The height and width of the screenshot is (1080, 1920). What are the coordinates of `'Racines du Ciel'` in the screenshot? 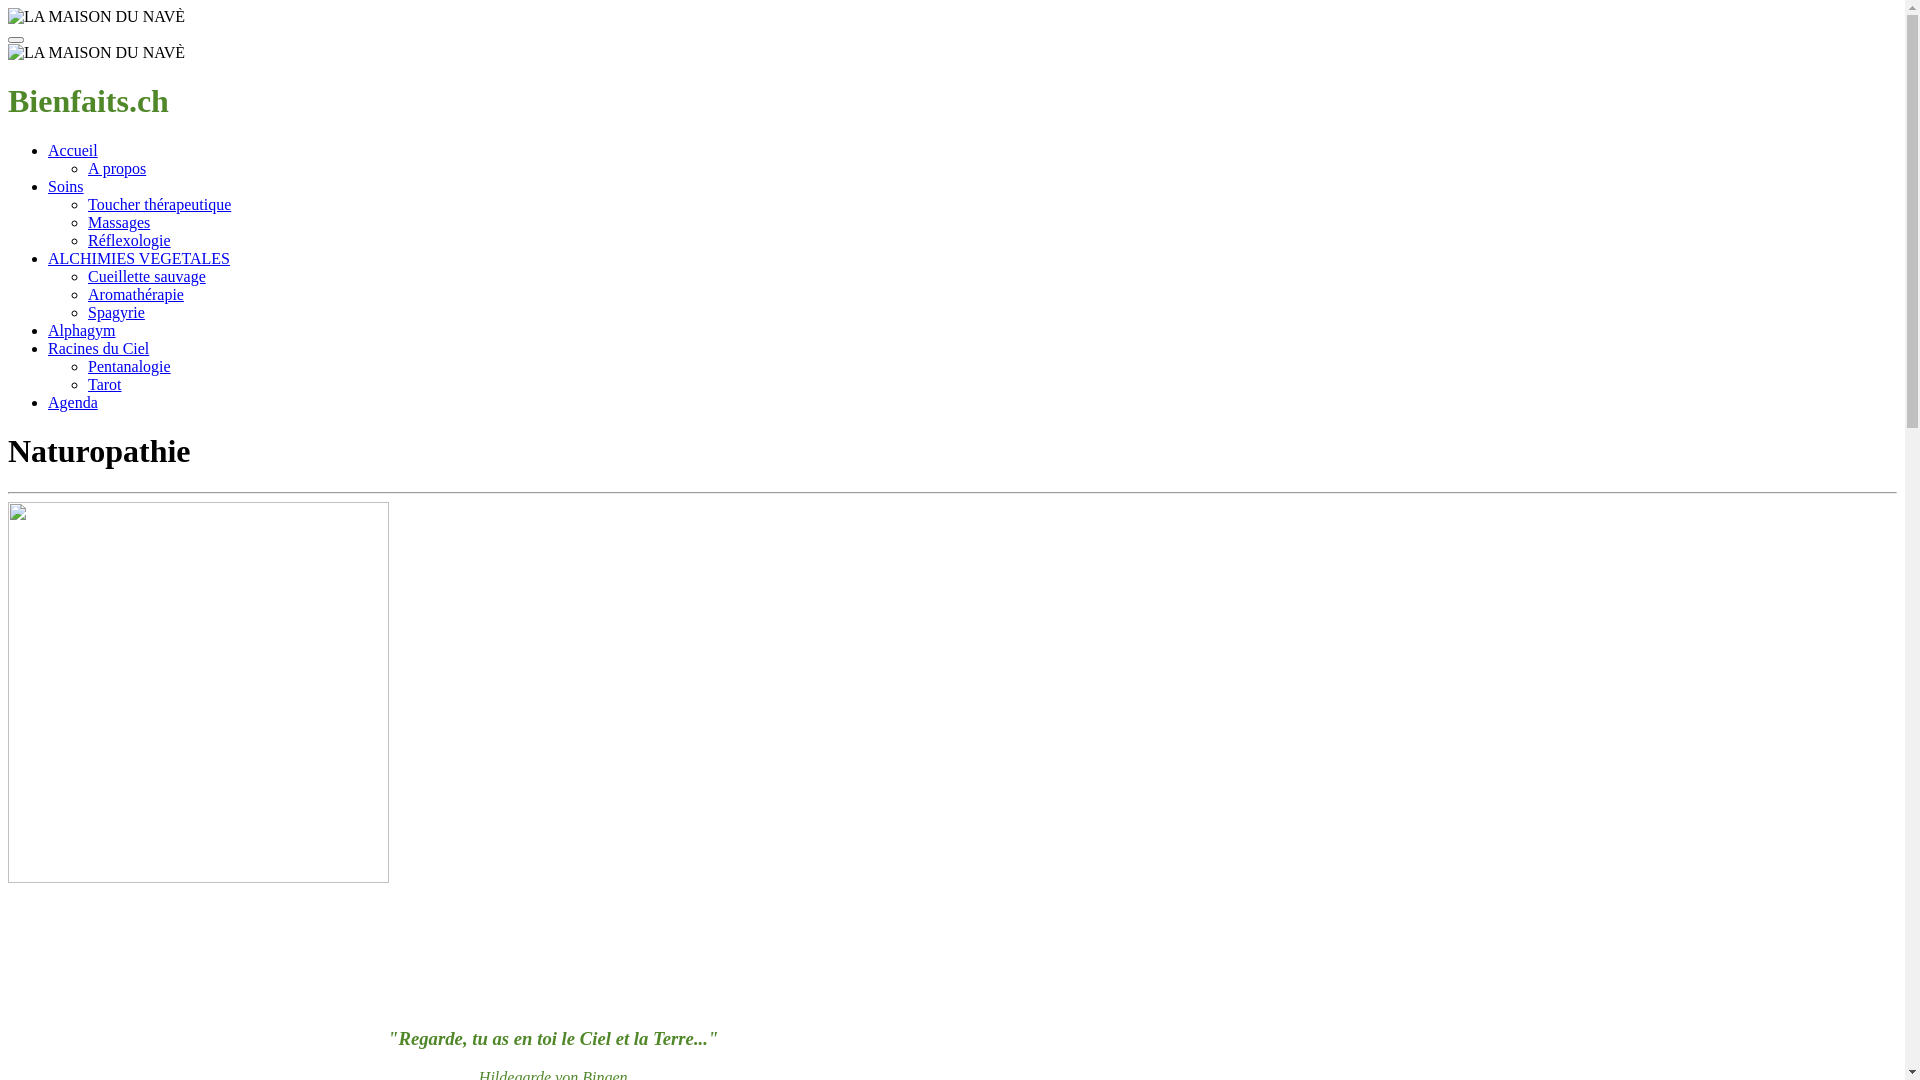 It's located at (97, 347).